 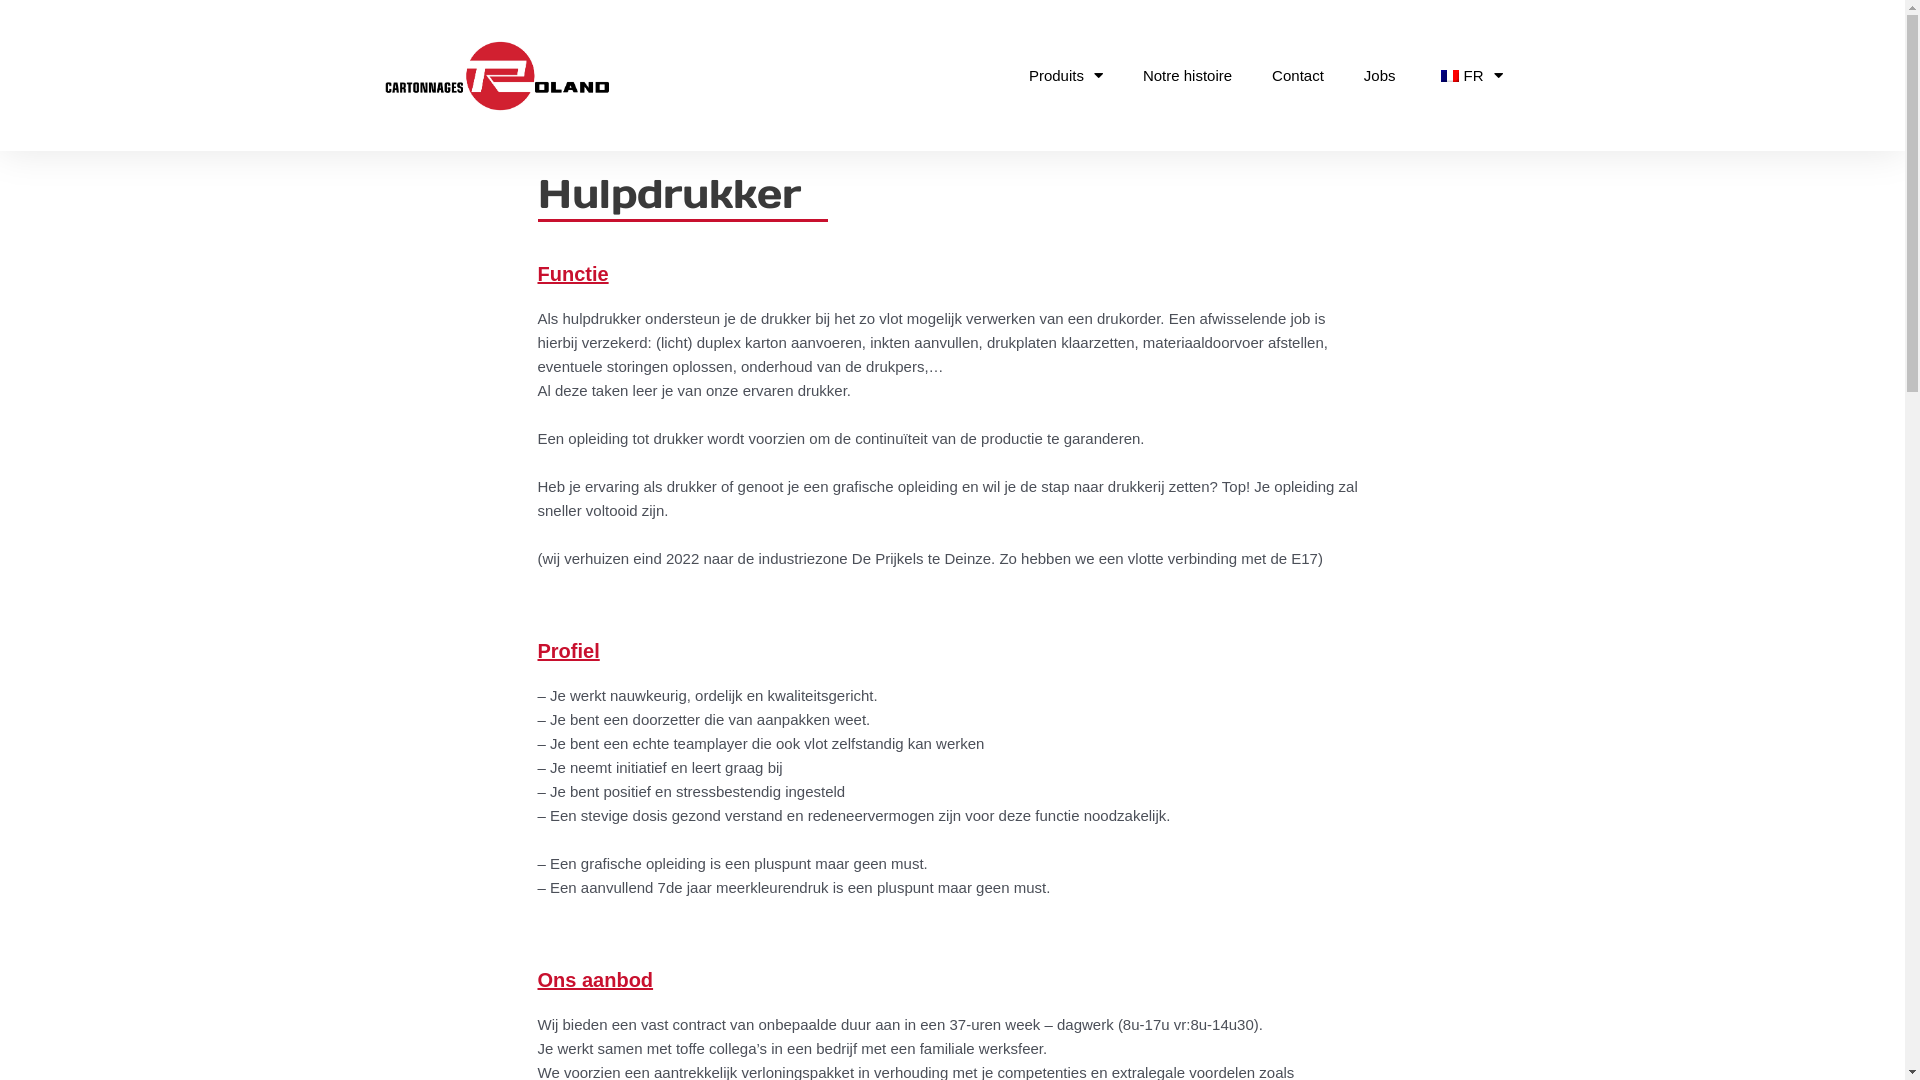 I want to click on 'FR', so click(x=1415, y=75).